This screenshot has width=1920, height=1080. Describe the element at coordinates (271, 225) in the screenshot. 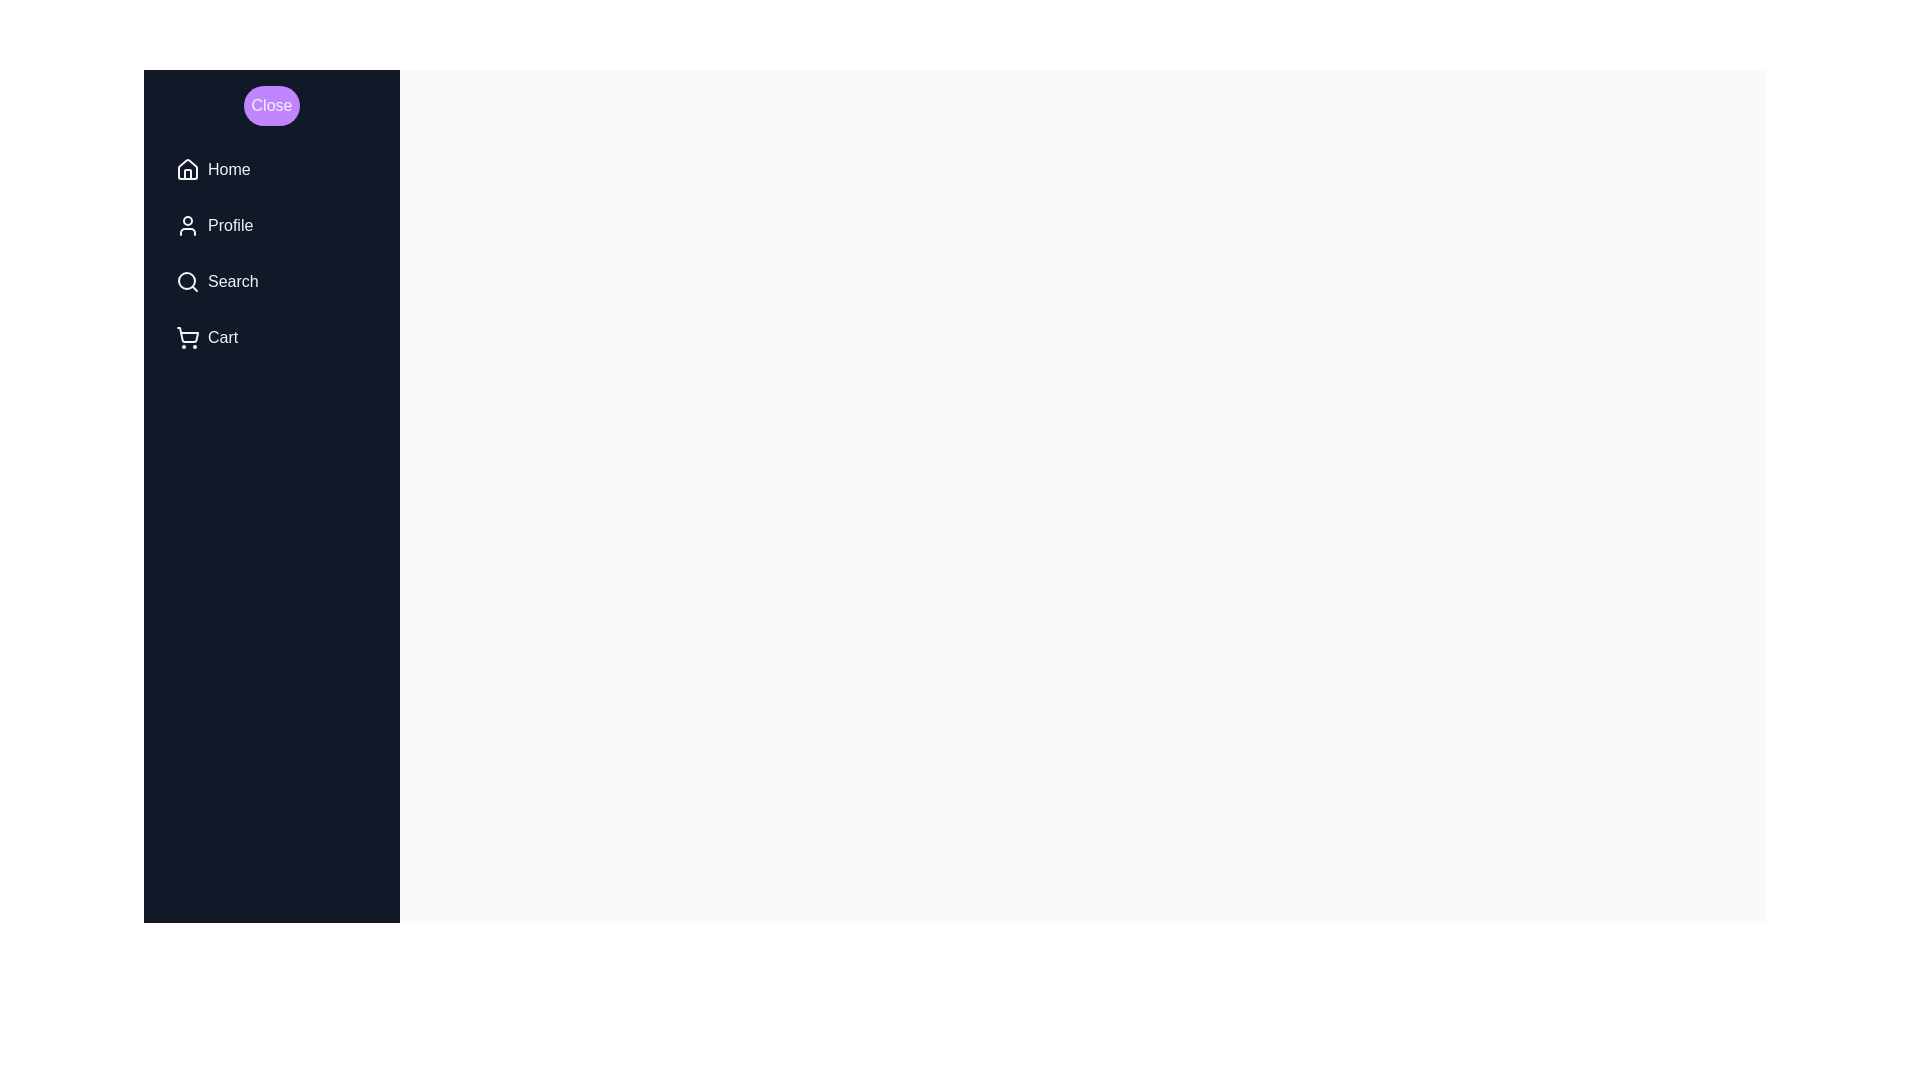

I see `the menu item Profile to select it` at that location.